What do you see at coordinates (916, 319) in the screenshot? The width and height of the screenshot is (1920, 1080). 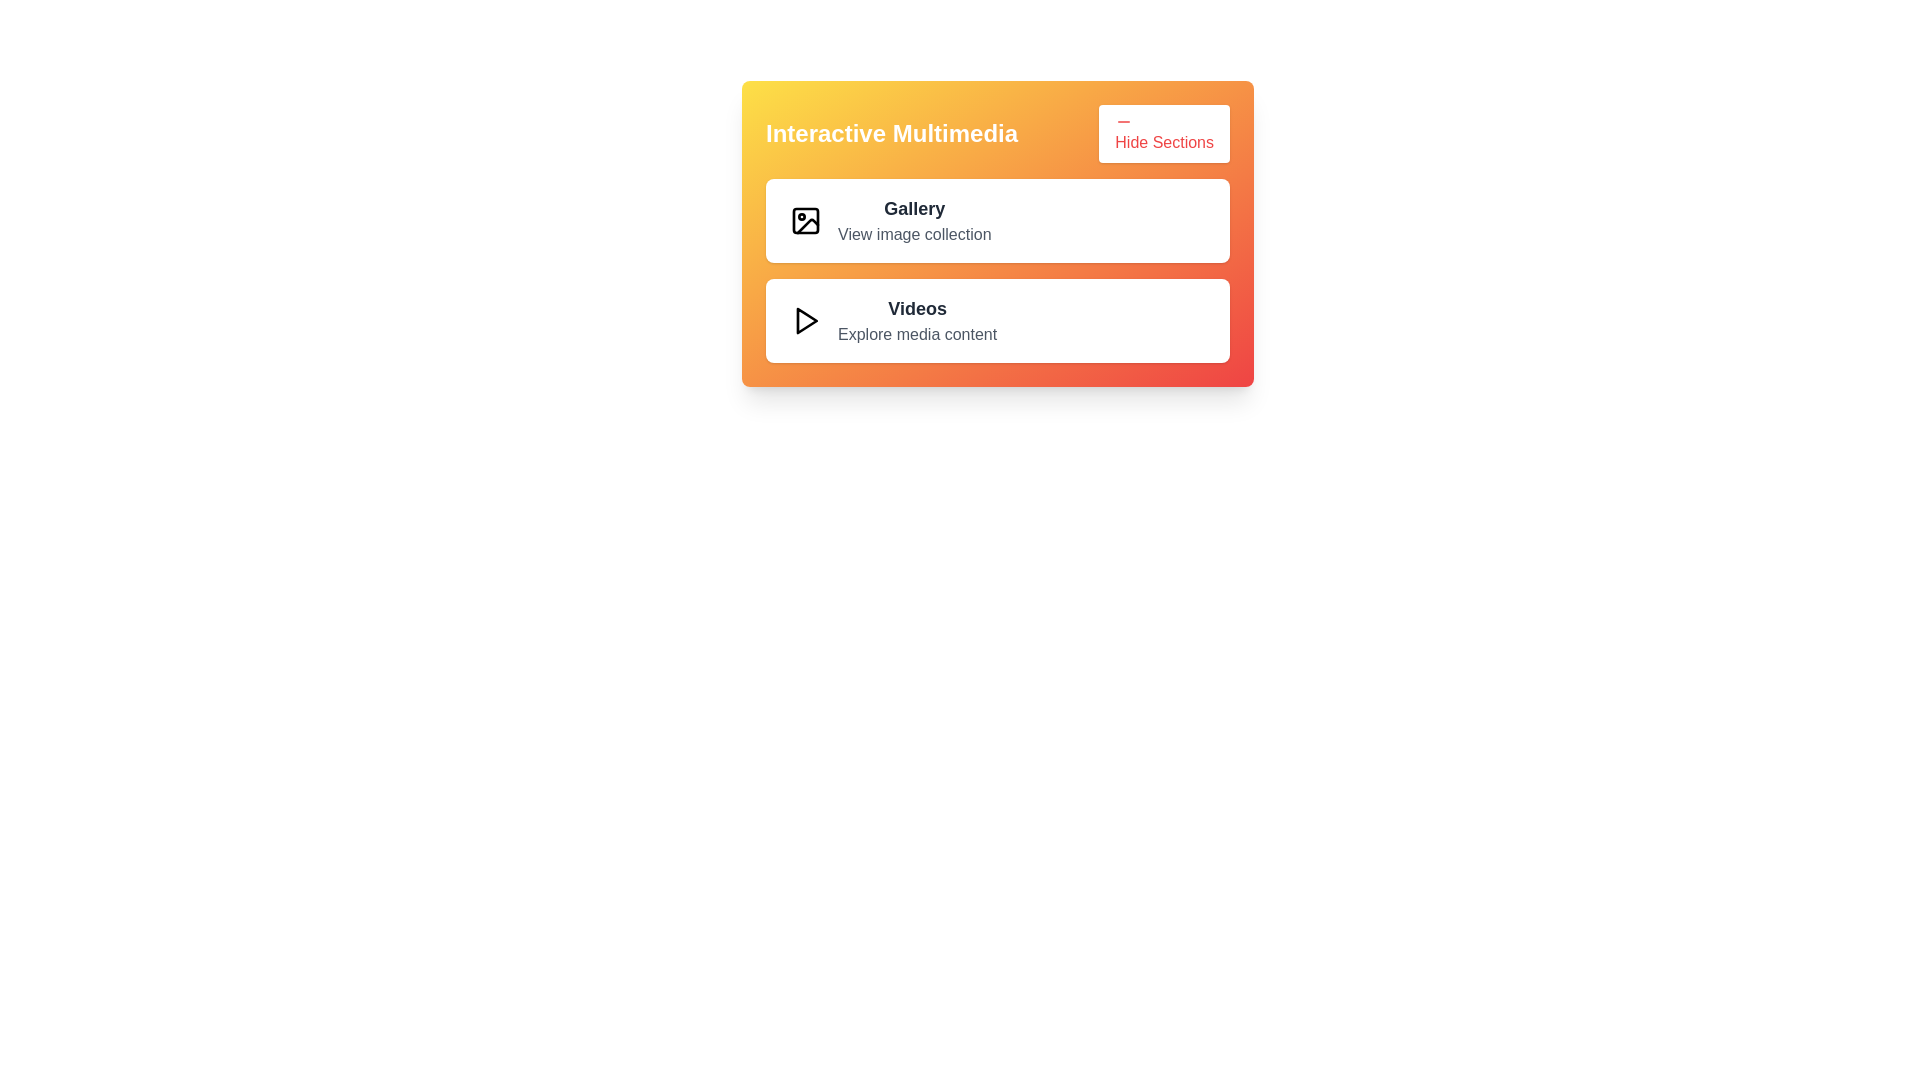 I see `the 'Videos' text element, which is a title and description pair located in the lower section of a multimedia card` at bounding box center [916, 319].